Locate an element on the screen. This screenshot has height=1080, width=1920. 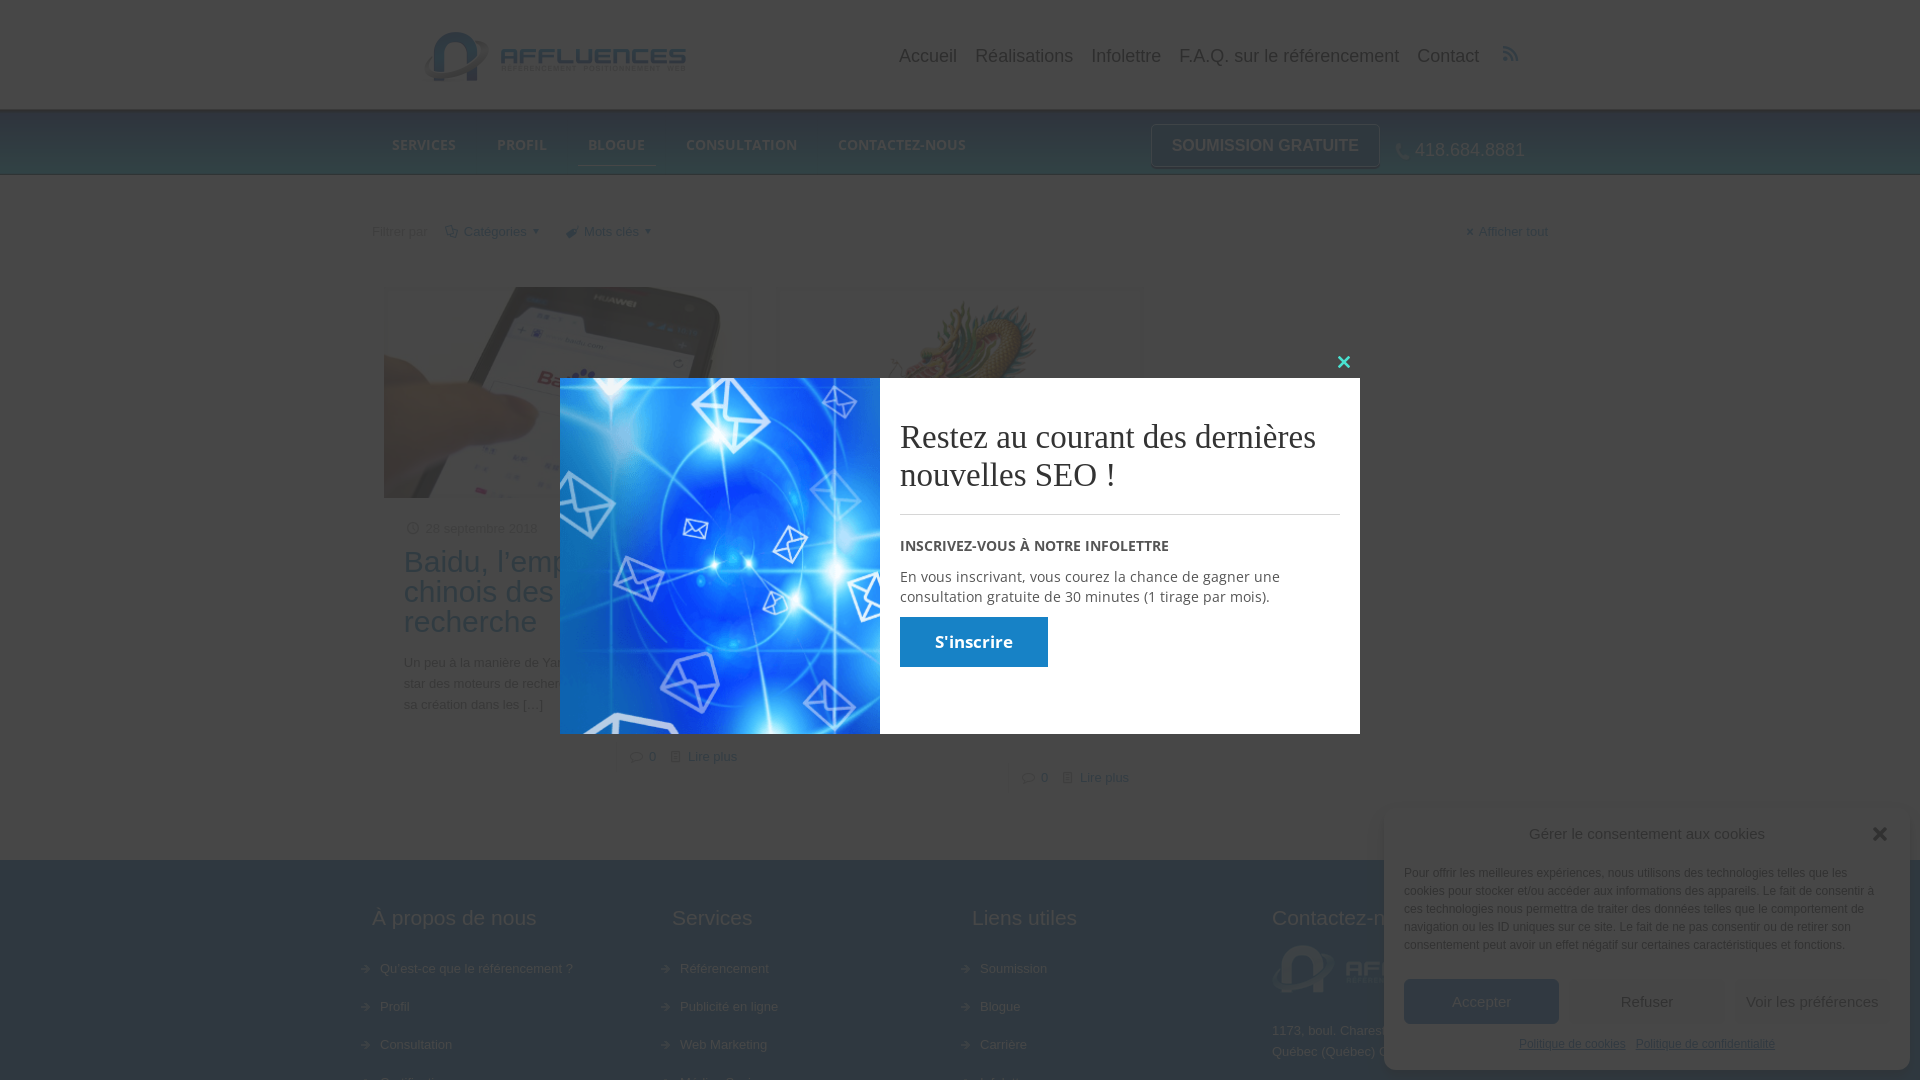
'RSS' is located at coordinates (1510, 52).